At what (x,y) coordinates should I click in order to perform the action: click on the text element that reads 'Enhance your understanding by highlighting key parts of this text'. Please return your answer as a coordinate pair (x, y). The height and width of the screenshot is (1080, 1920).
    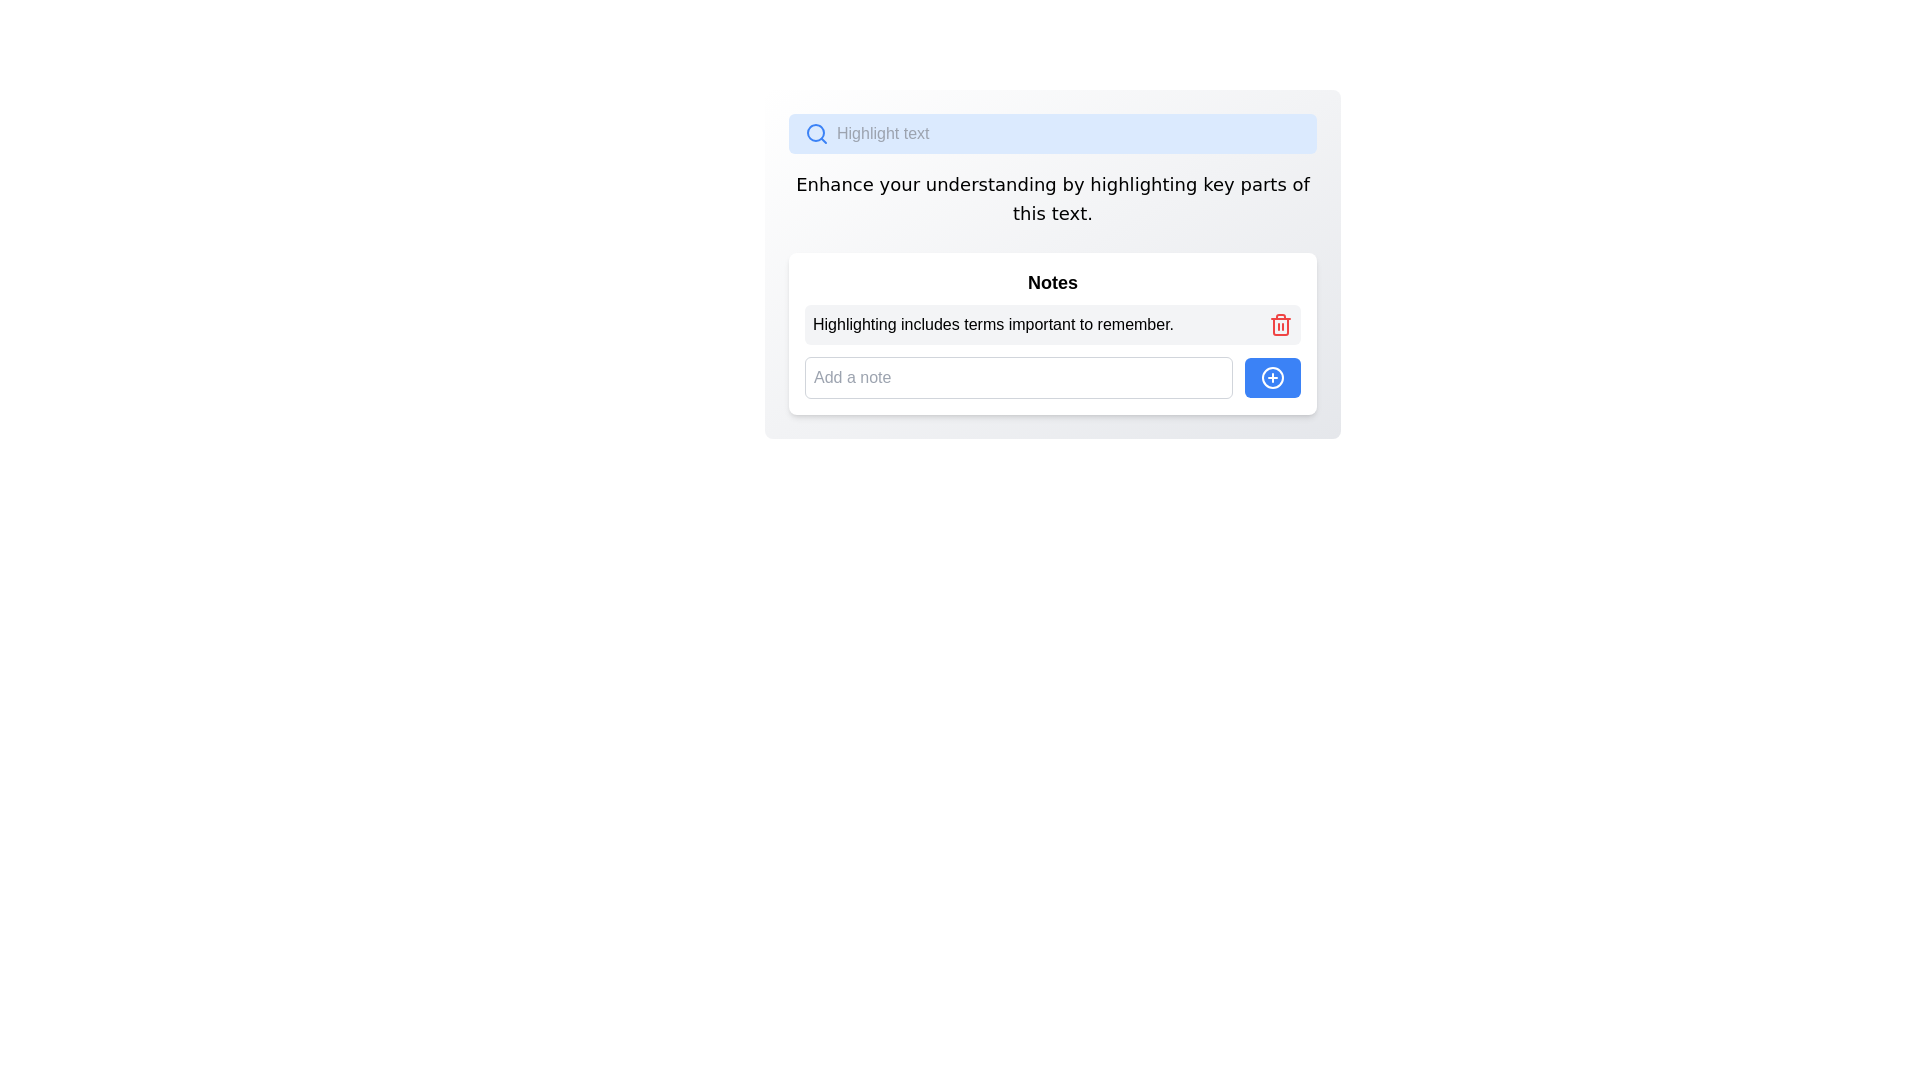
    Looking at the image, I should click on (1086, 184).